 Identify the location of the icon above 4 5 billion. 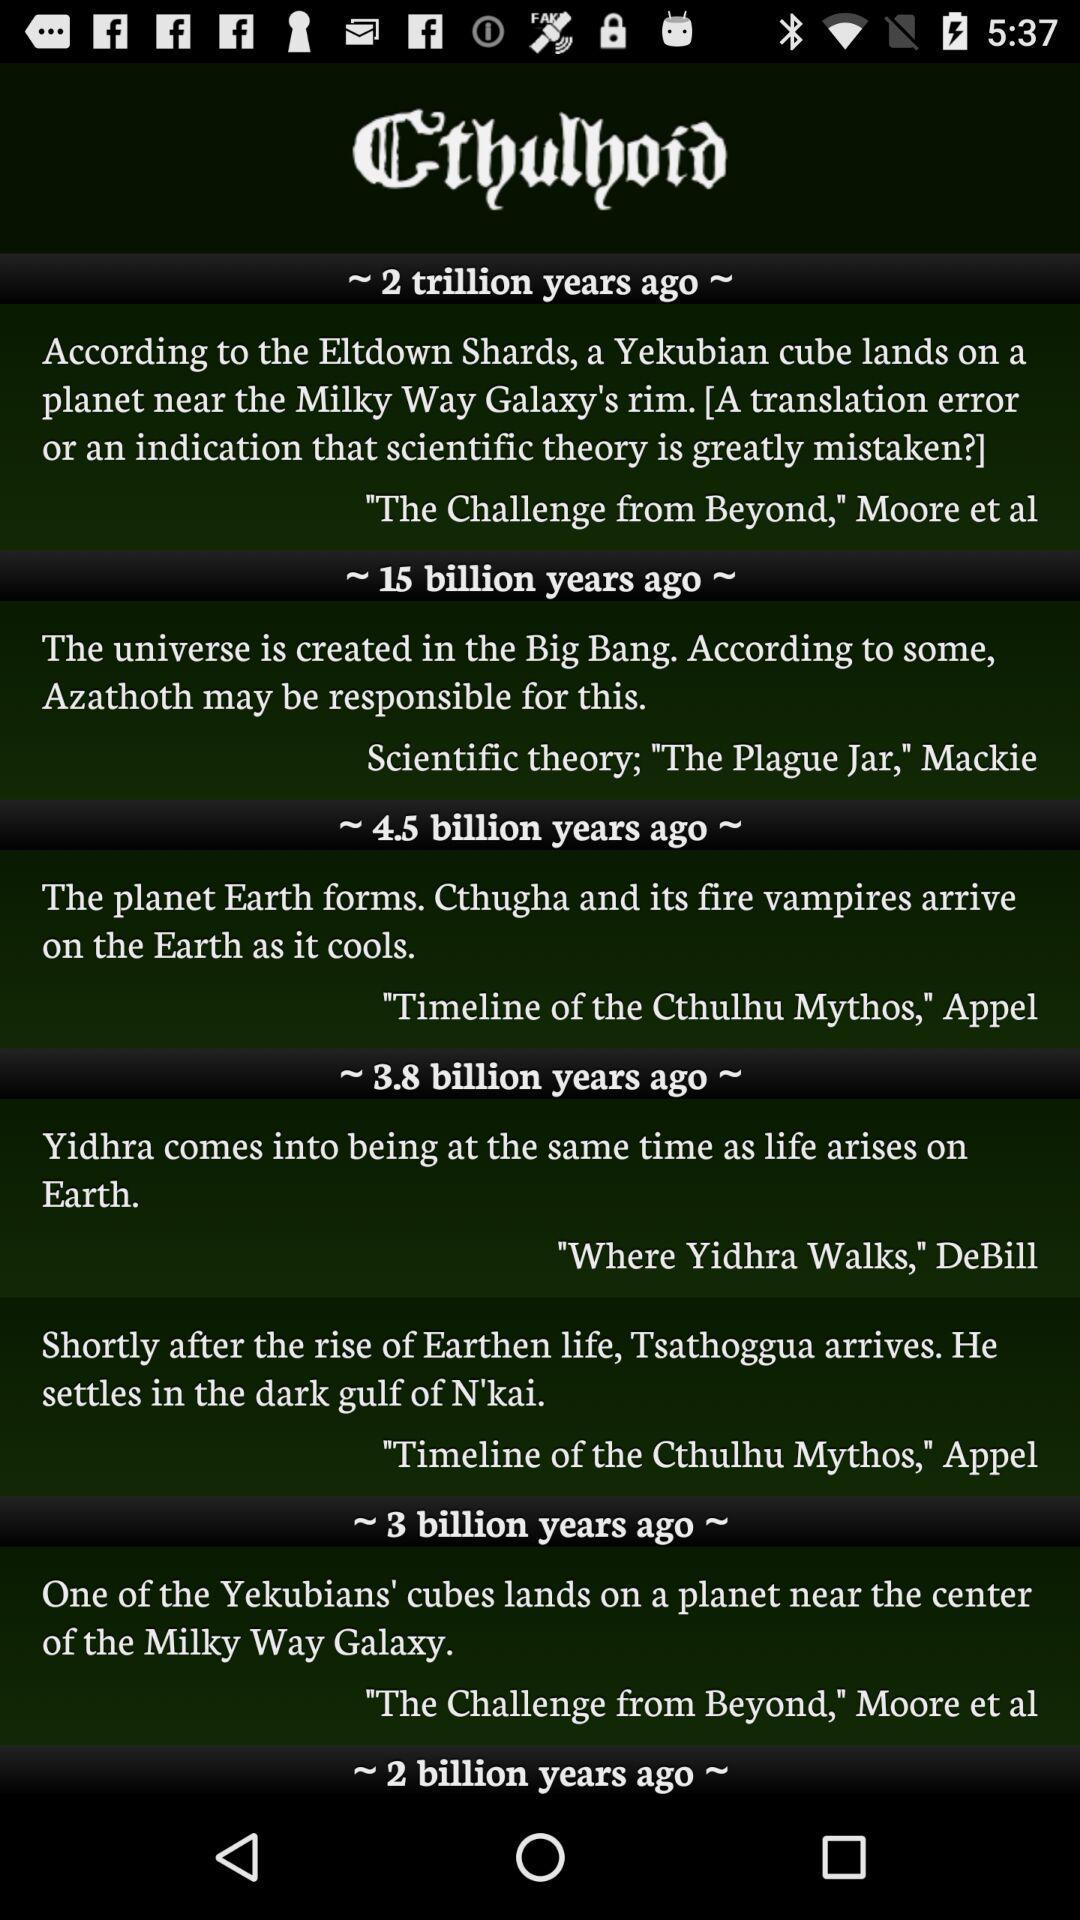
(540, 754).